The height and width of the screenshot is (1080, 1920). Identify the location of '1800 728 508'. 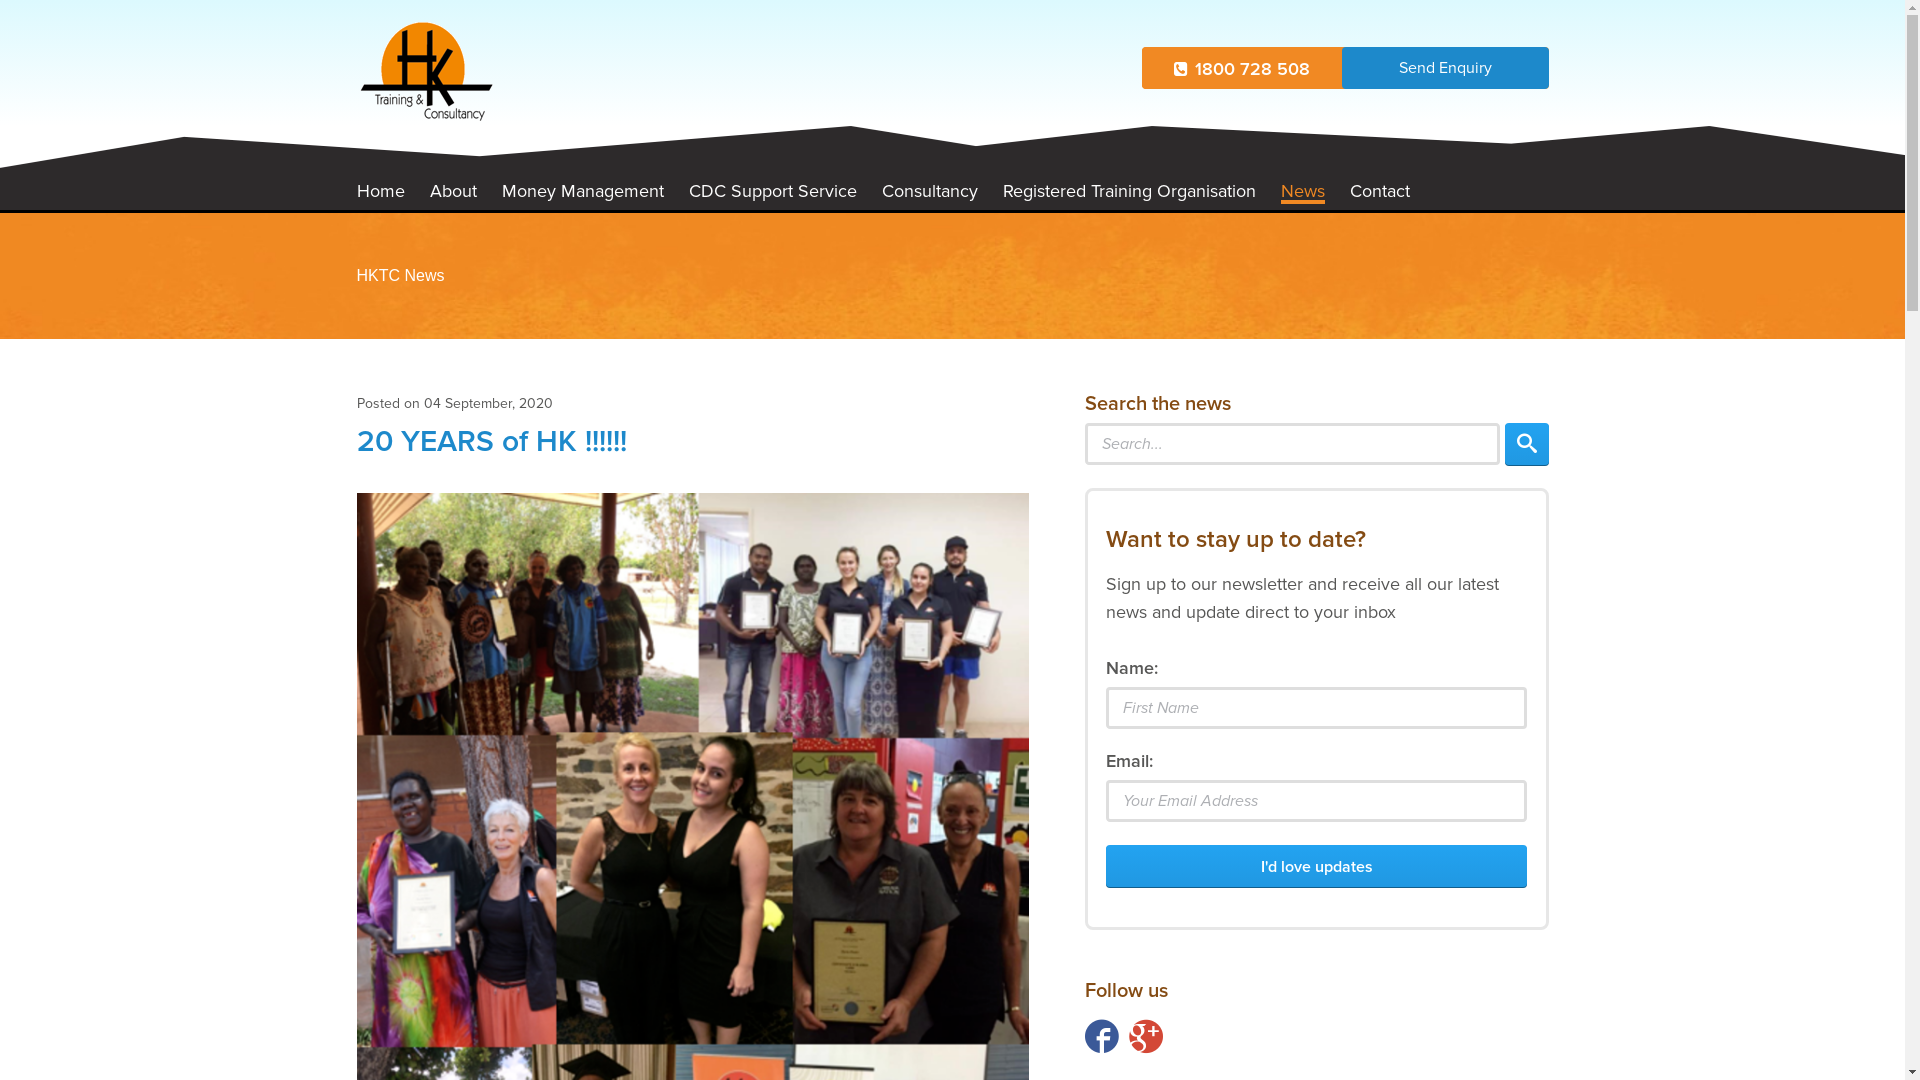
(1241, 67).